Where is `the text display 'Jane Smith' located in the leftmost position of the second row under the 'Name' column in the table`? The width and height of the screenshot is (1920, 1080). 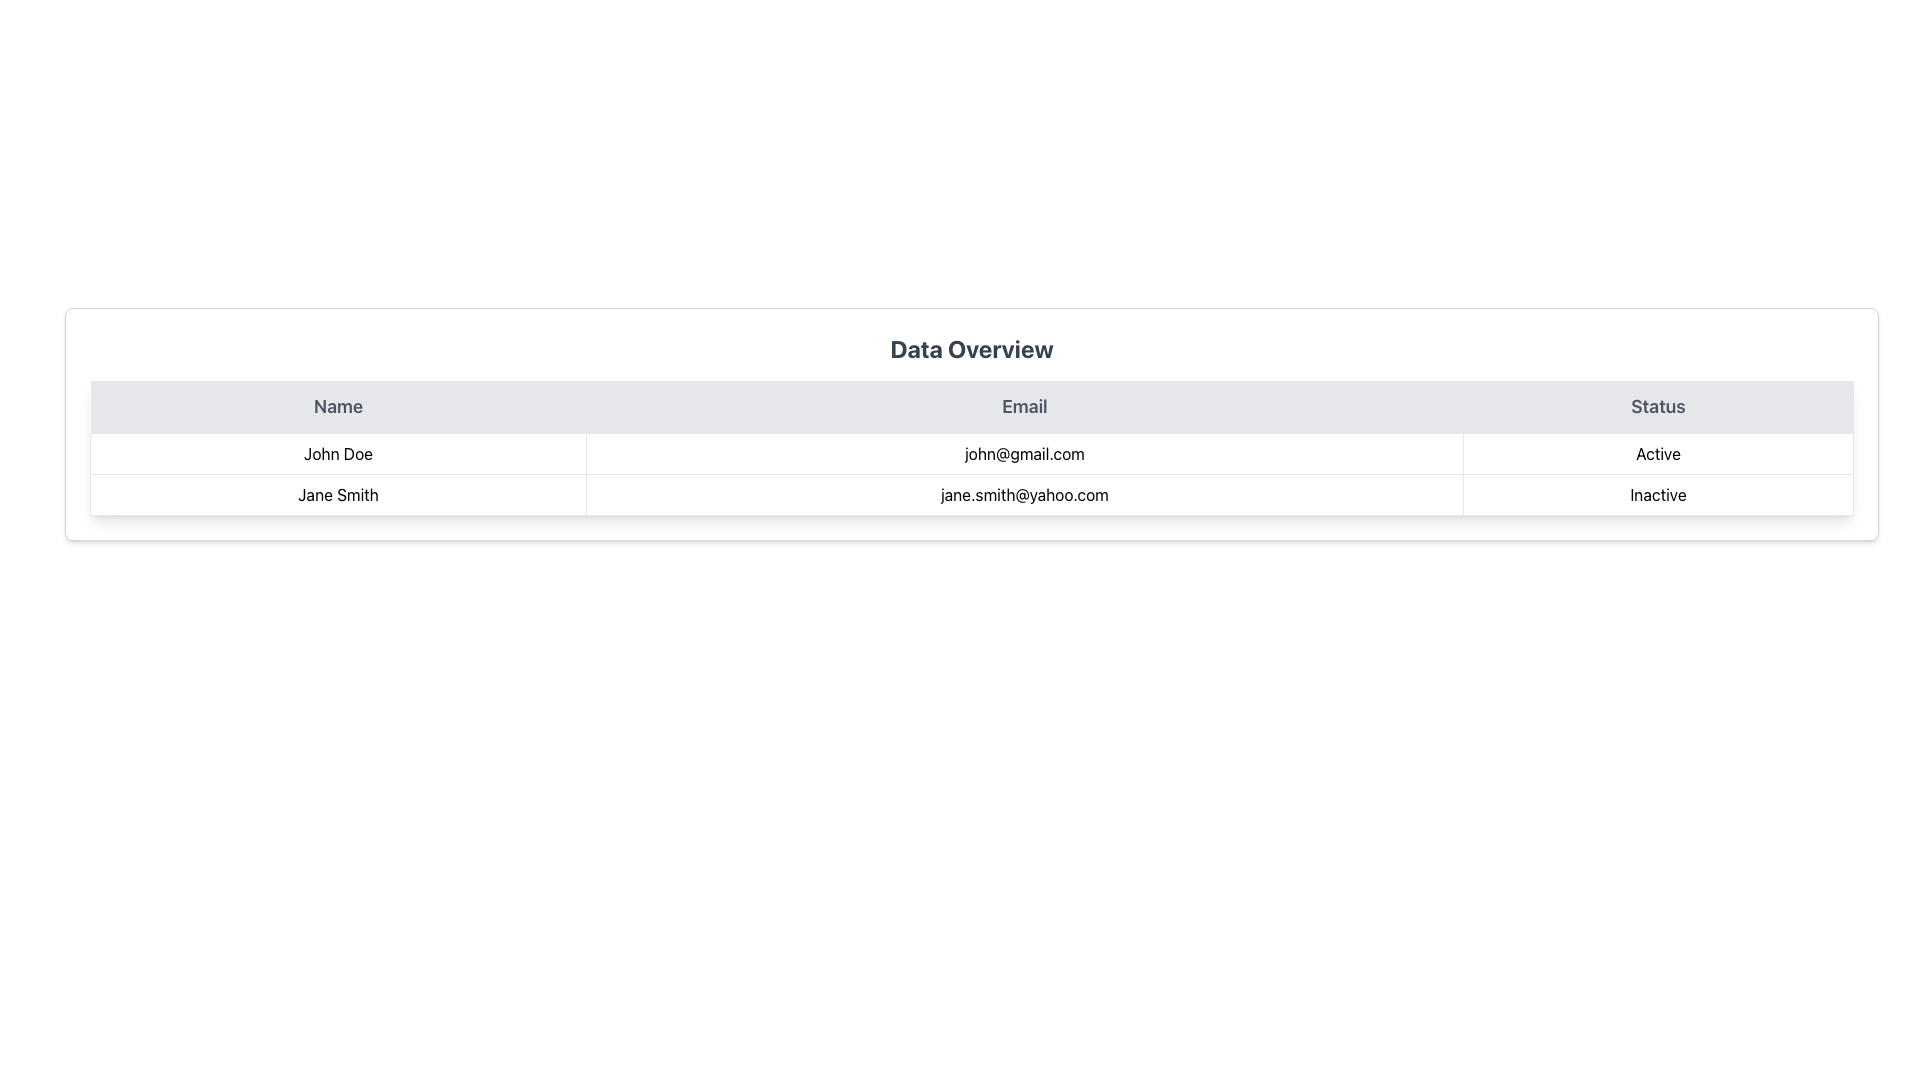
the text display 'Jane Smith' located in the leftmost position of the second row under the 'Name' column in the table is located at coordinates (338, 494).